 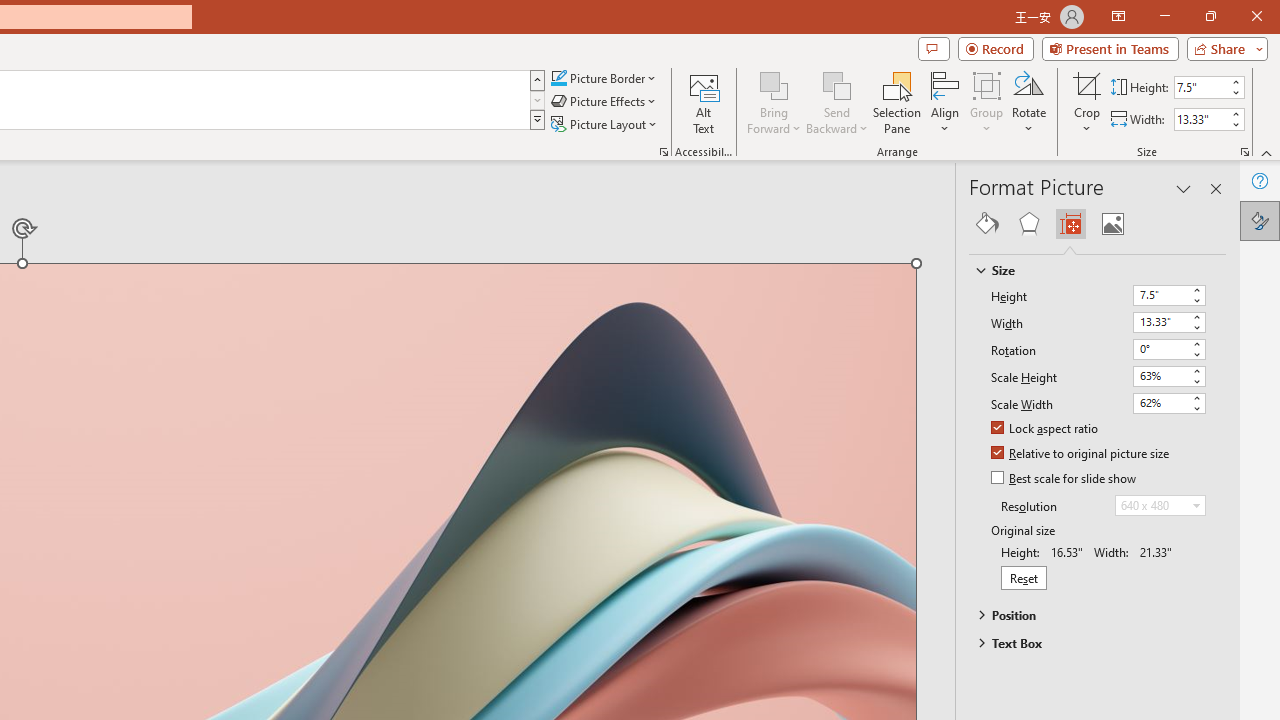 I want to click on 'Rotation', so click(x=1169, y=348).